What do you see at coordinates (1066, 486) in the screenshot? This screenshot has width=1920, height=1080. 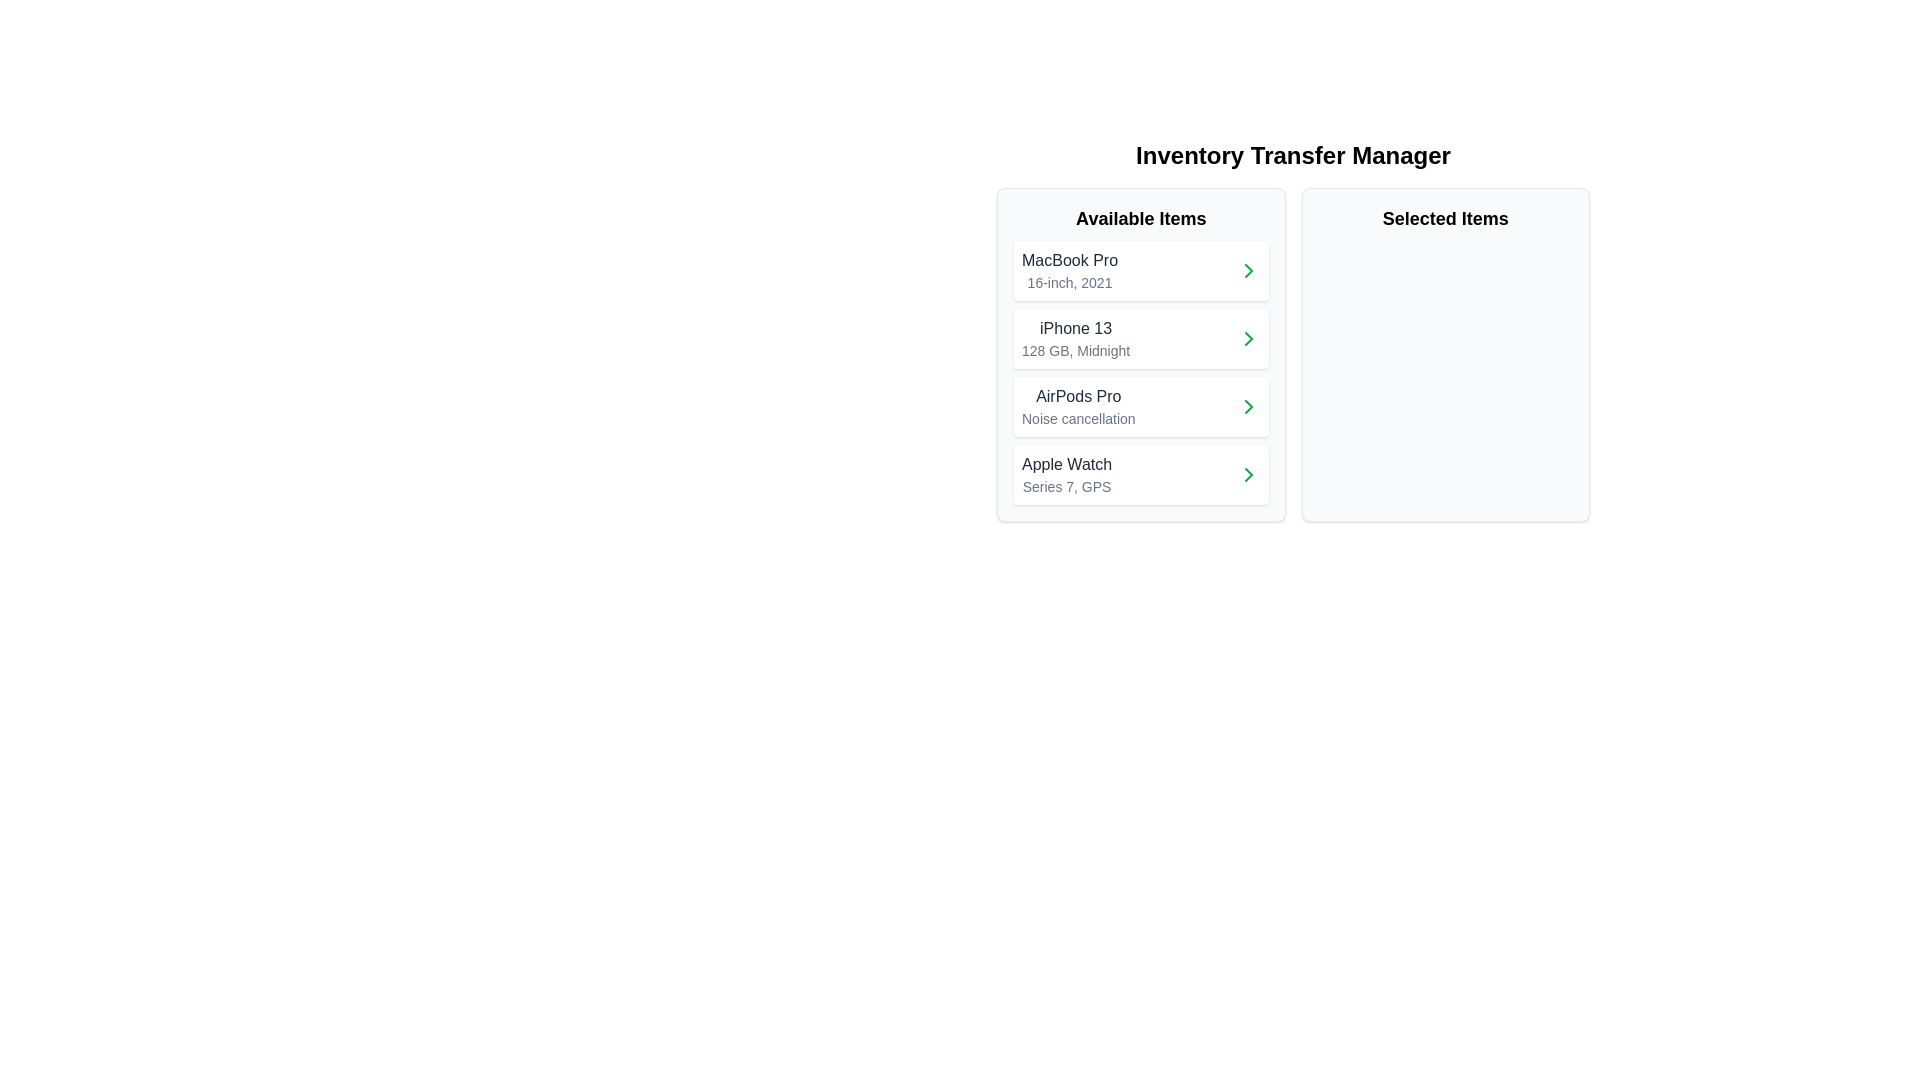 I see `the Text label providing additional information about the 'Apple Watch', located in the 'Available Items' section below the 'Apple Watch' header` at bounding box center [1066, 486].